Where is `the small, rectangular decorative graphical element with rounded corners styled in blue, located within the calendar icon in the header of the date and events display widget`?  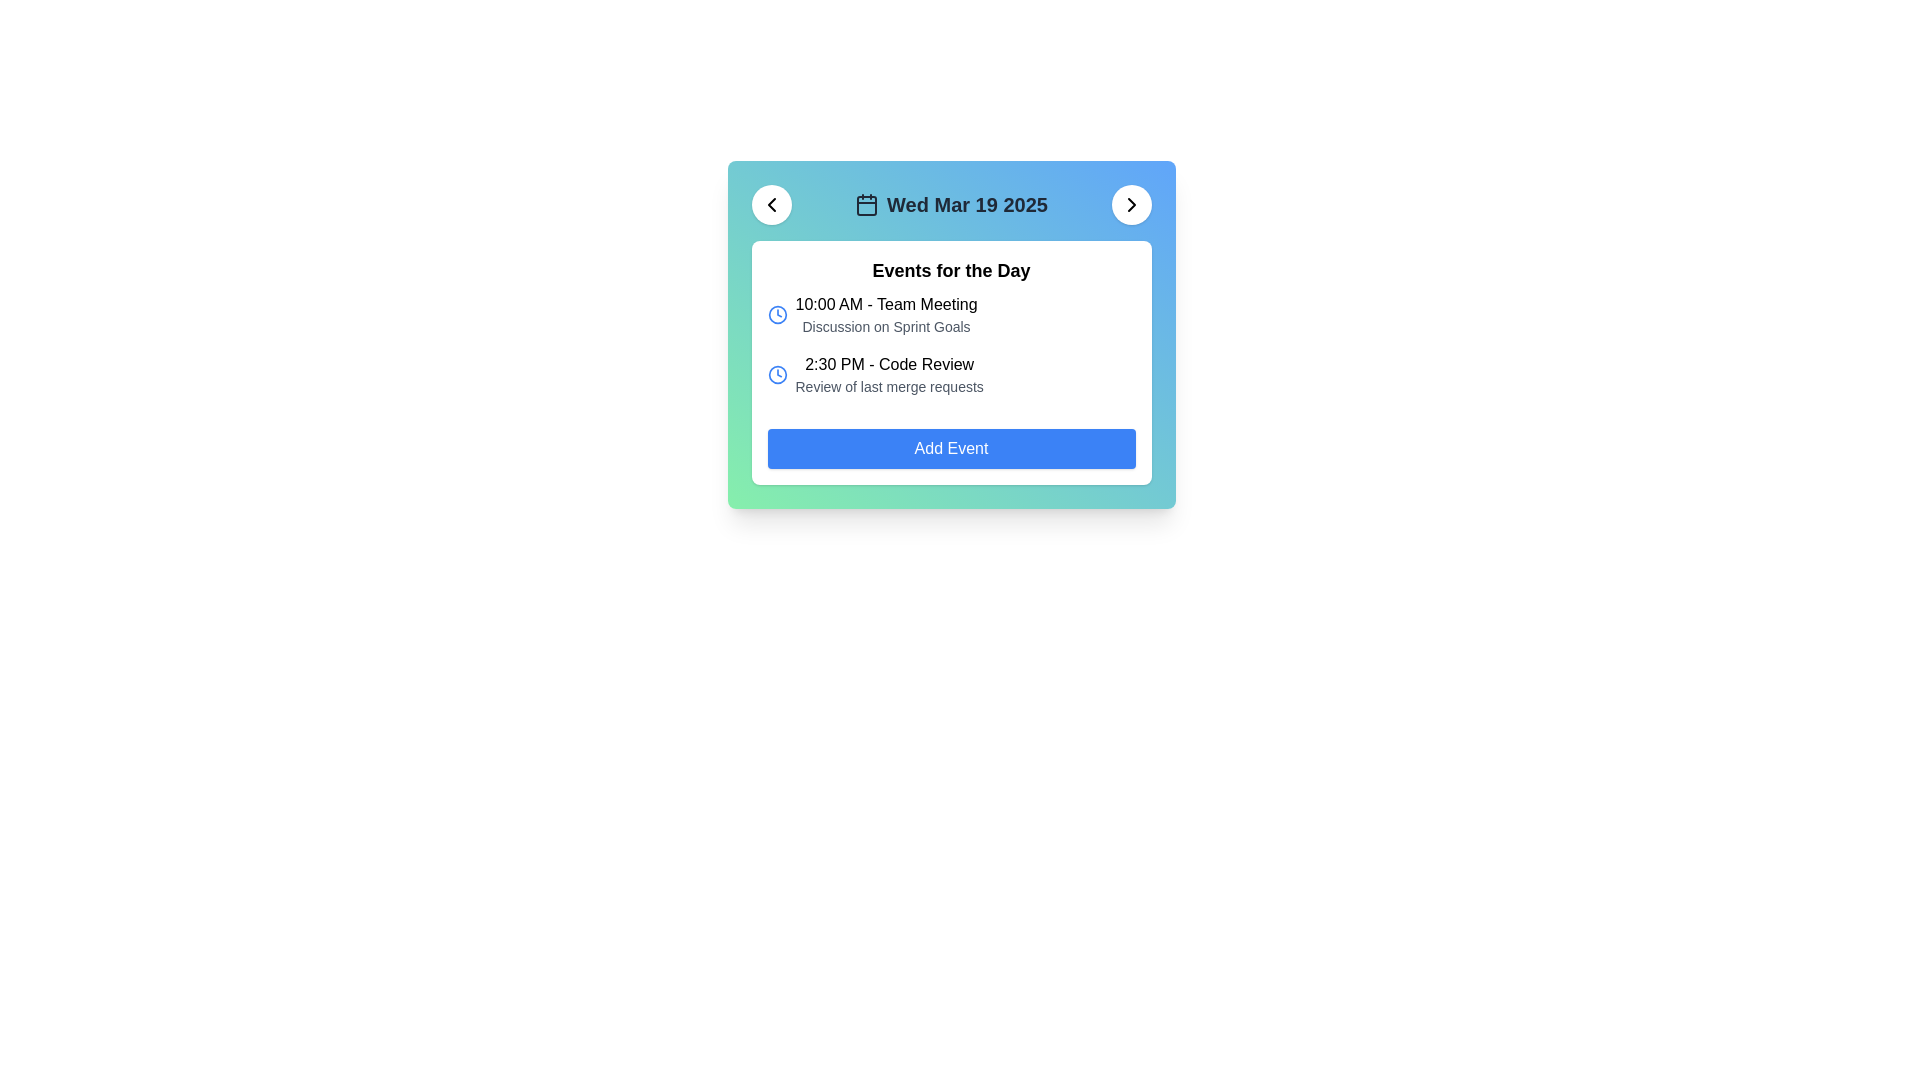
the small, rectangular decorative graphical element with rounded corners styled in blue, located within the calendar icon in the header of the date and events display widget is located at coordinates (867, 205).